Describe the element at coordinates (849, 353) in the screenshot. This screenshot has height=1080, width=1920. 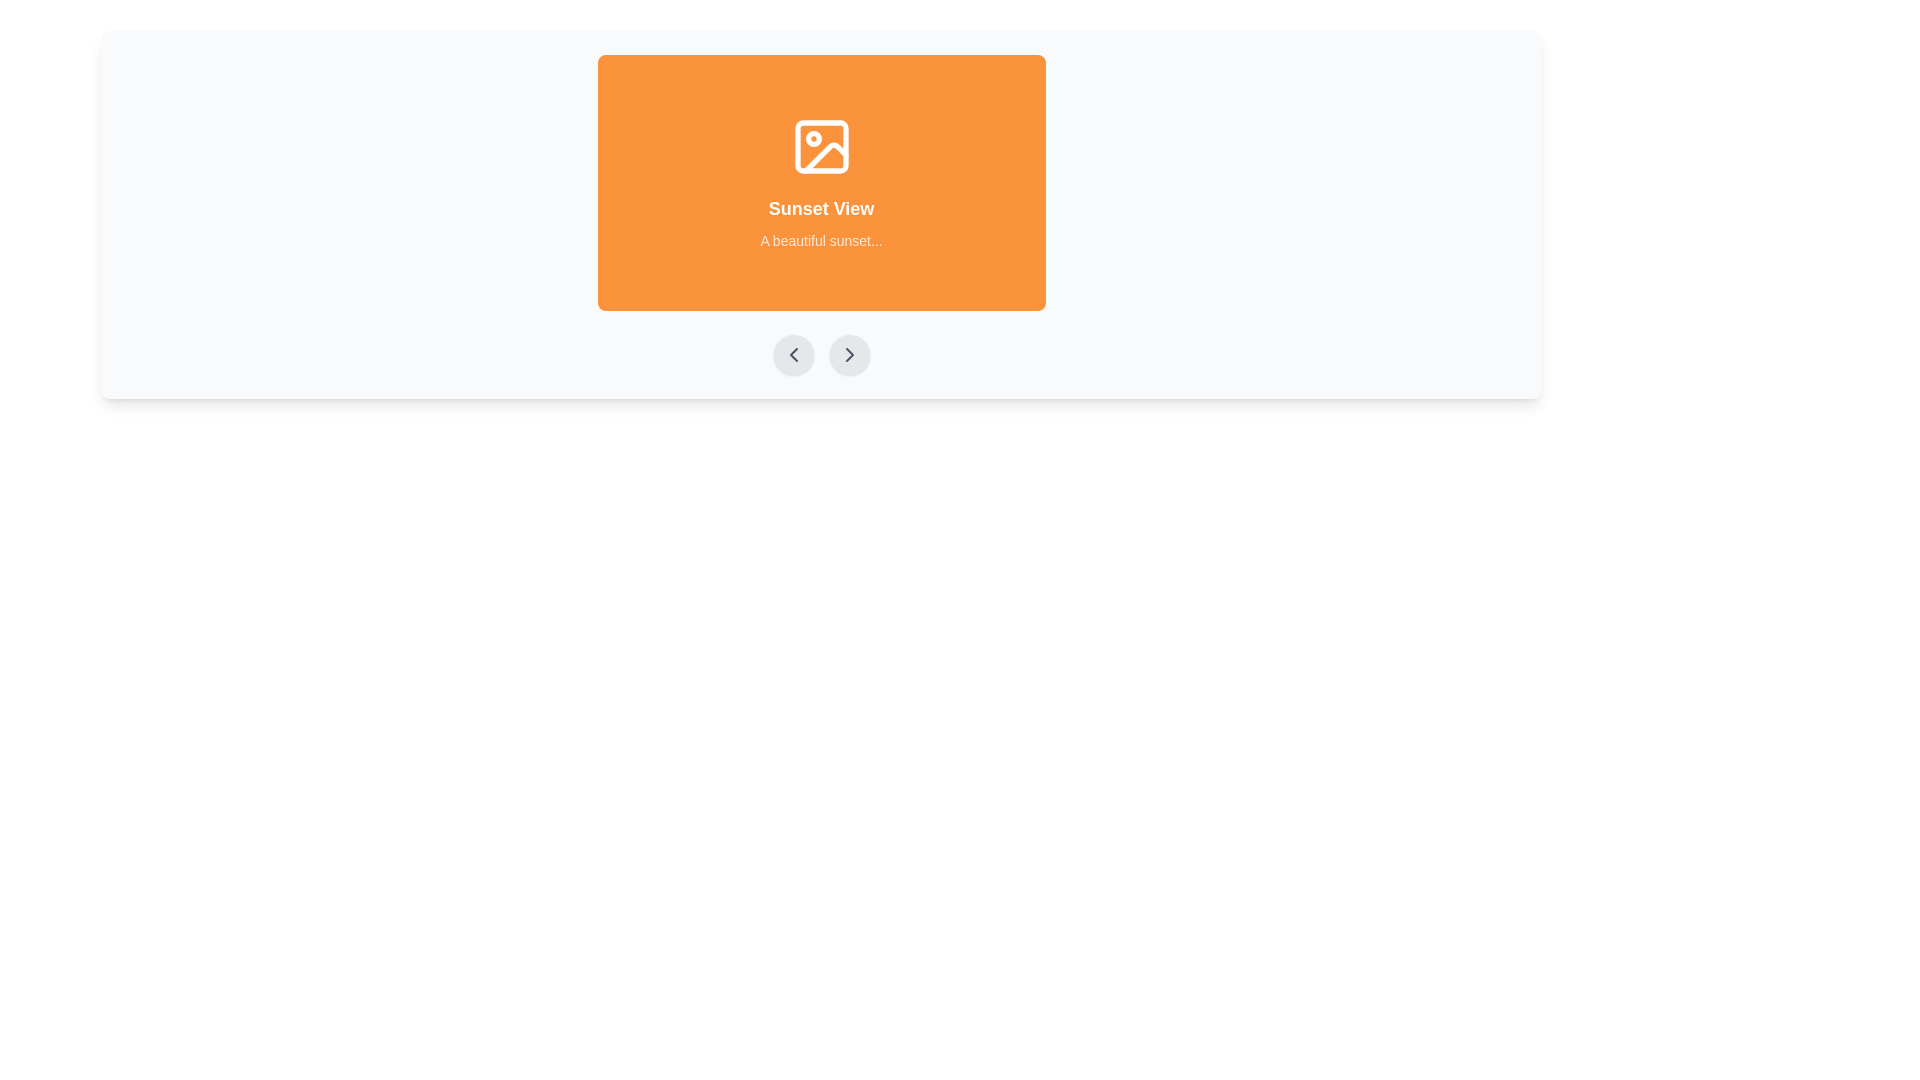
I see `the navigation button located at the bottom center of the sunset view panel` at that location.